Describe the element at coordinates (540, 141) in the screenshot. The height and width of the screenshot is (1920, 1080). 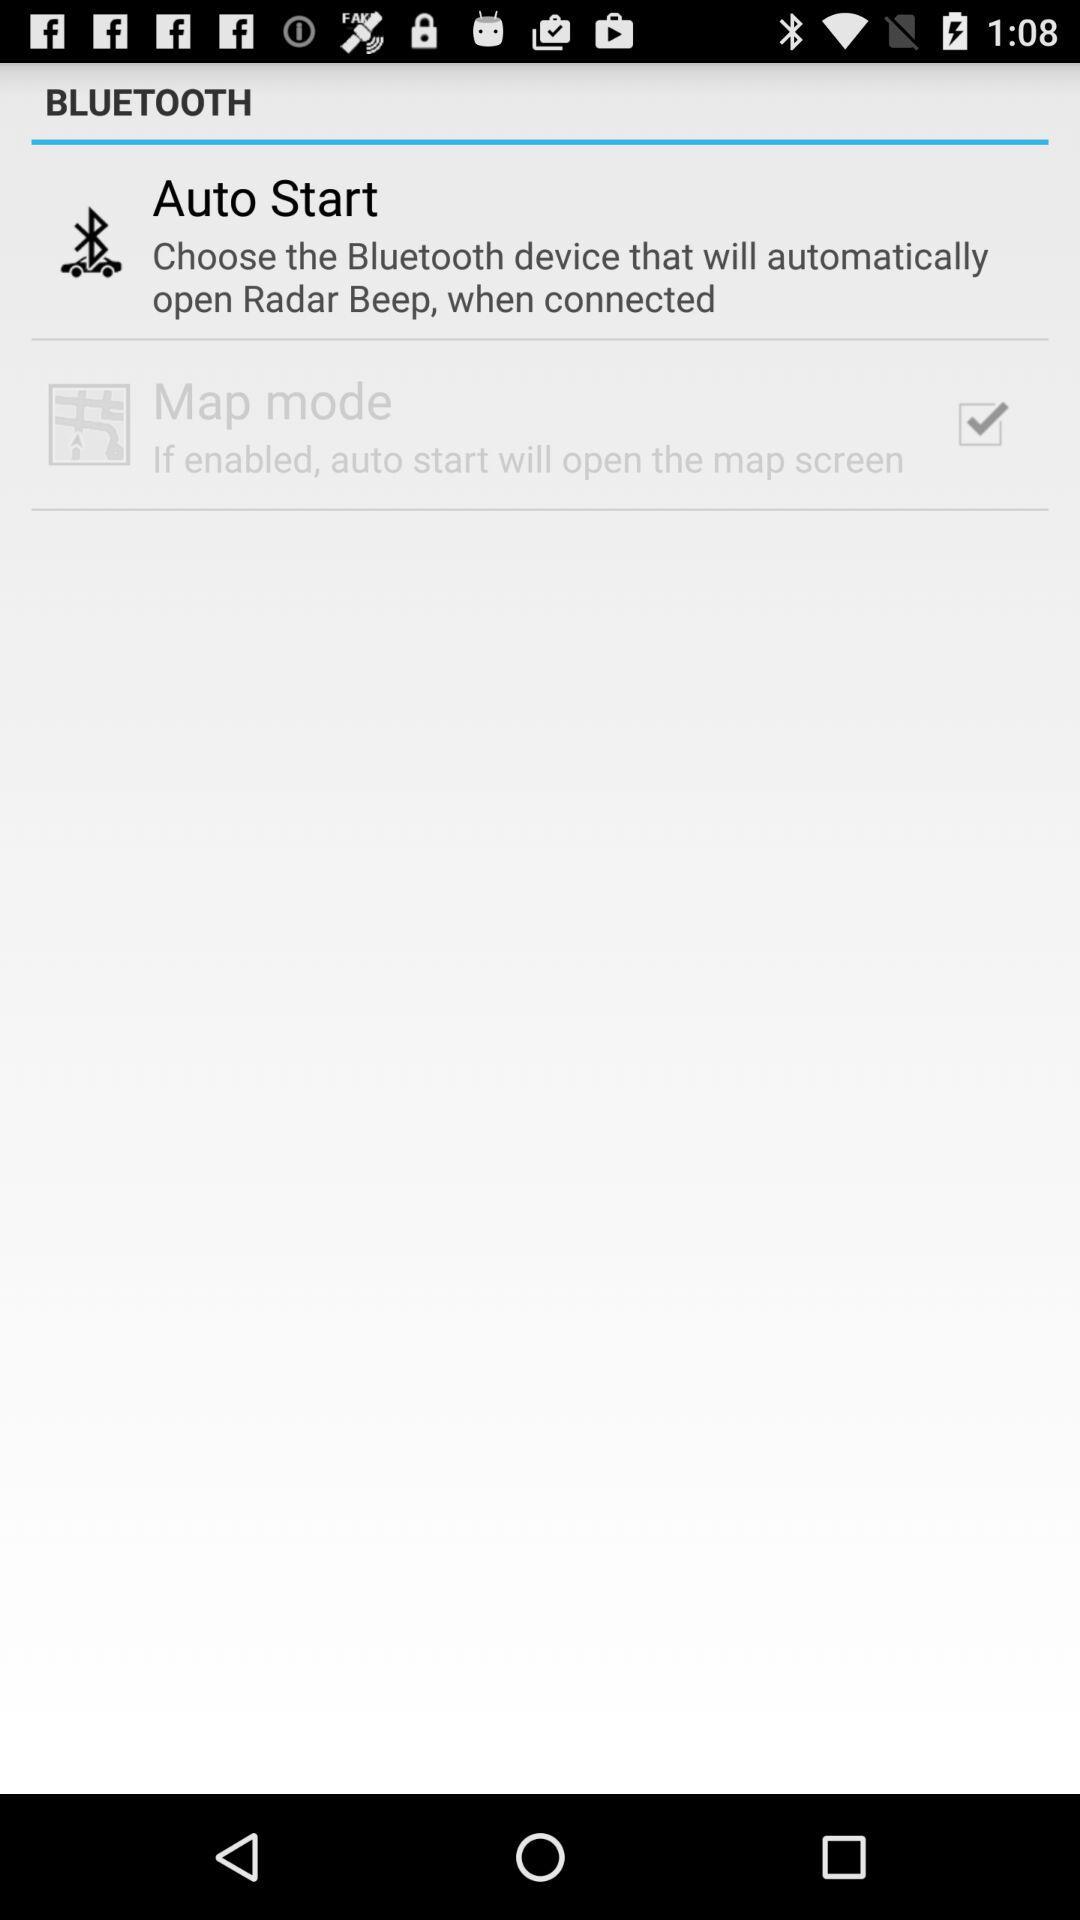
I see `the icon below the bluetooth app` at that location.